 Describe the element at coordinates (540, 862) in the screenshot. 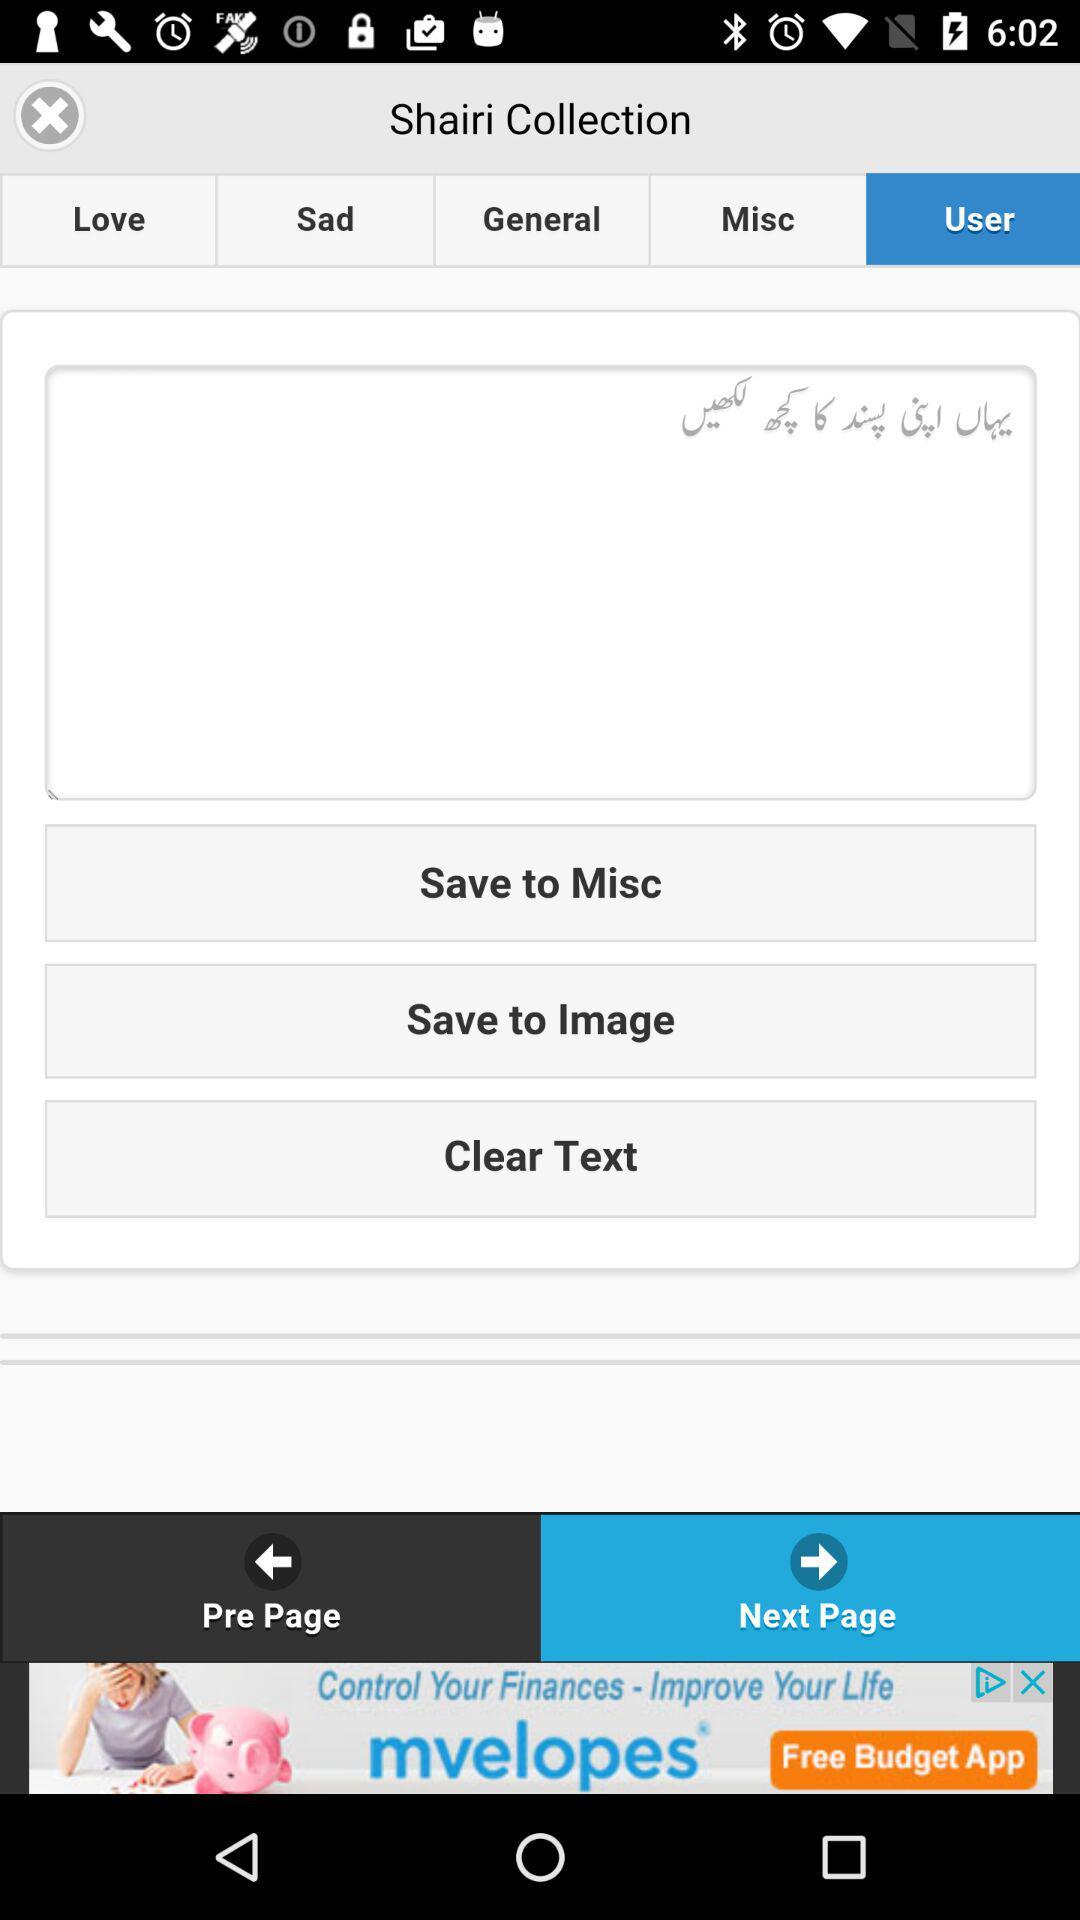

I see `music window` at that location.